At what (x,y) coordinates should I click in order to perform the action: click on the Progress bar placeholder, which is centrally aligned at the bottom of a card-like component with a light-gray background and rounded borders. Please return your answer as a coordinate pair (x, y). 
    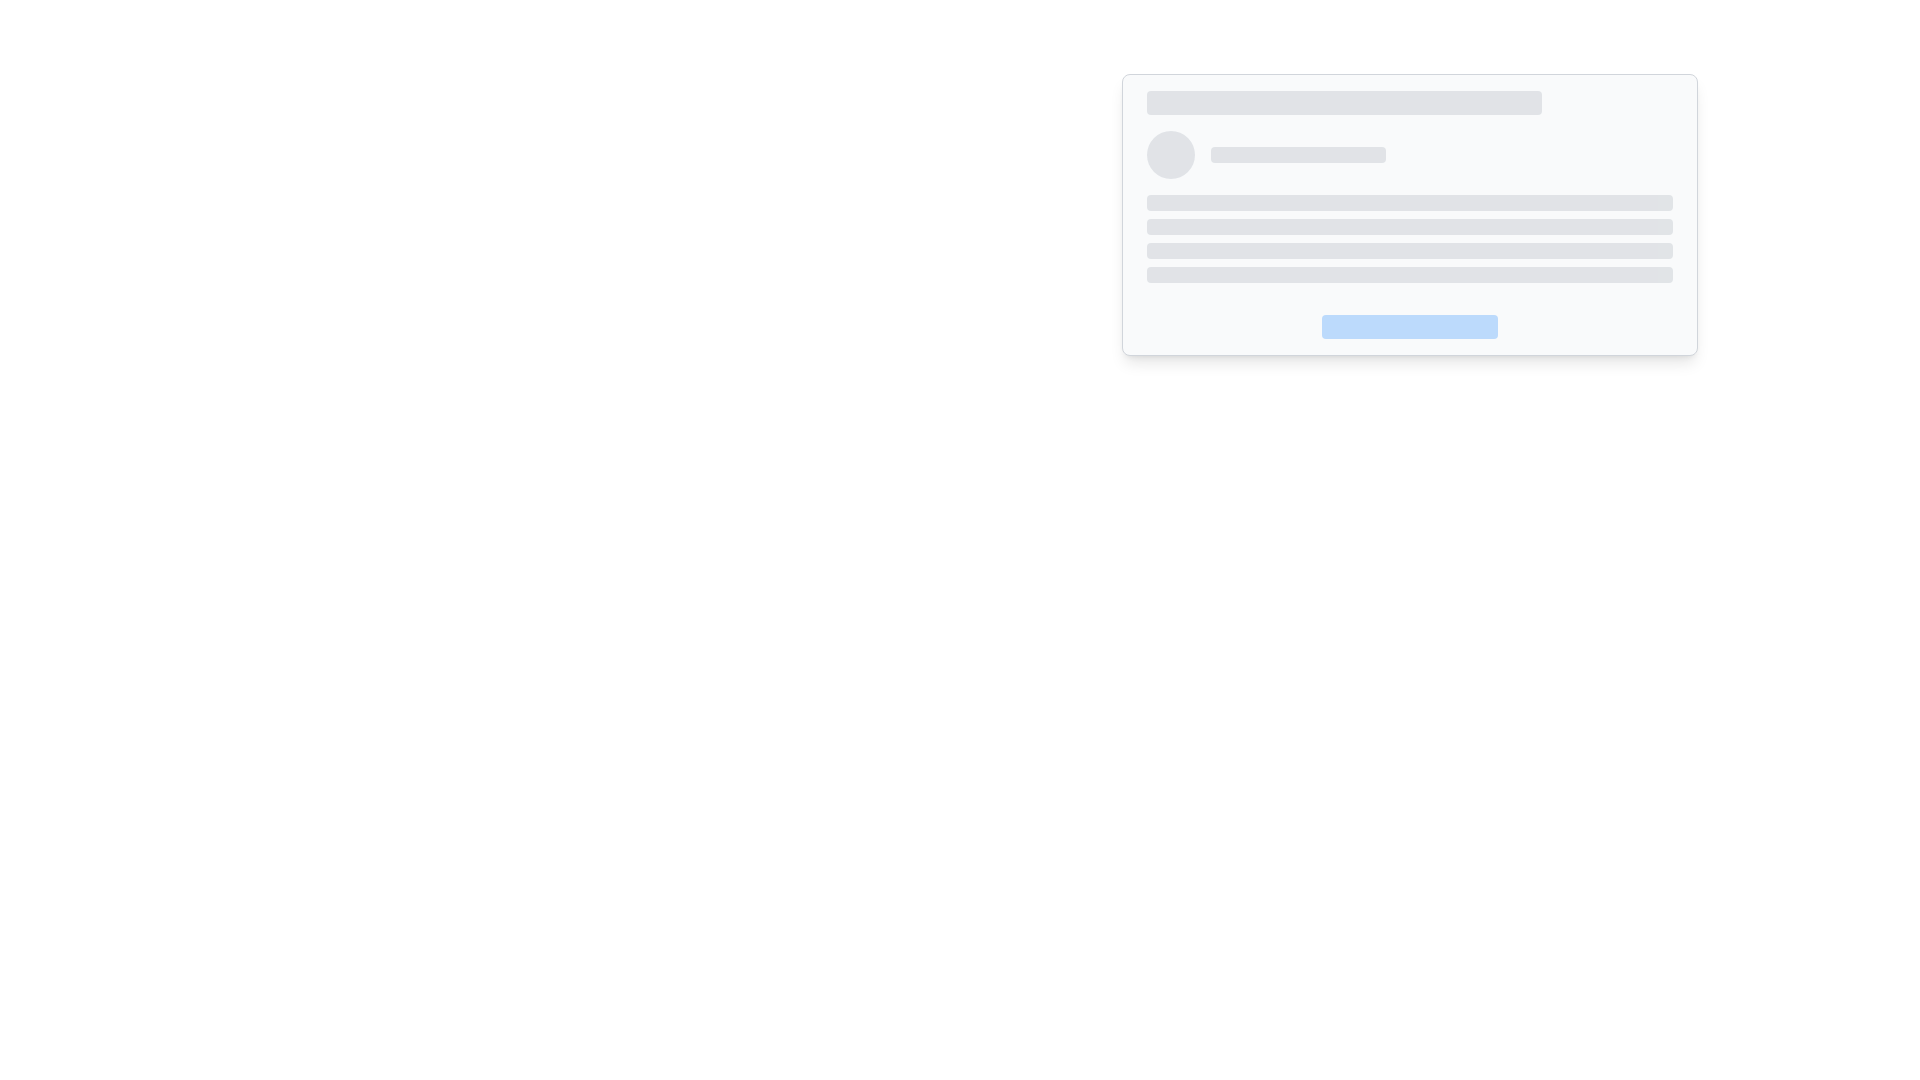
    Looking at the image, I should click on (1409, 318).